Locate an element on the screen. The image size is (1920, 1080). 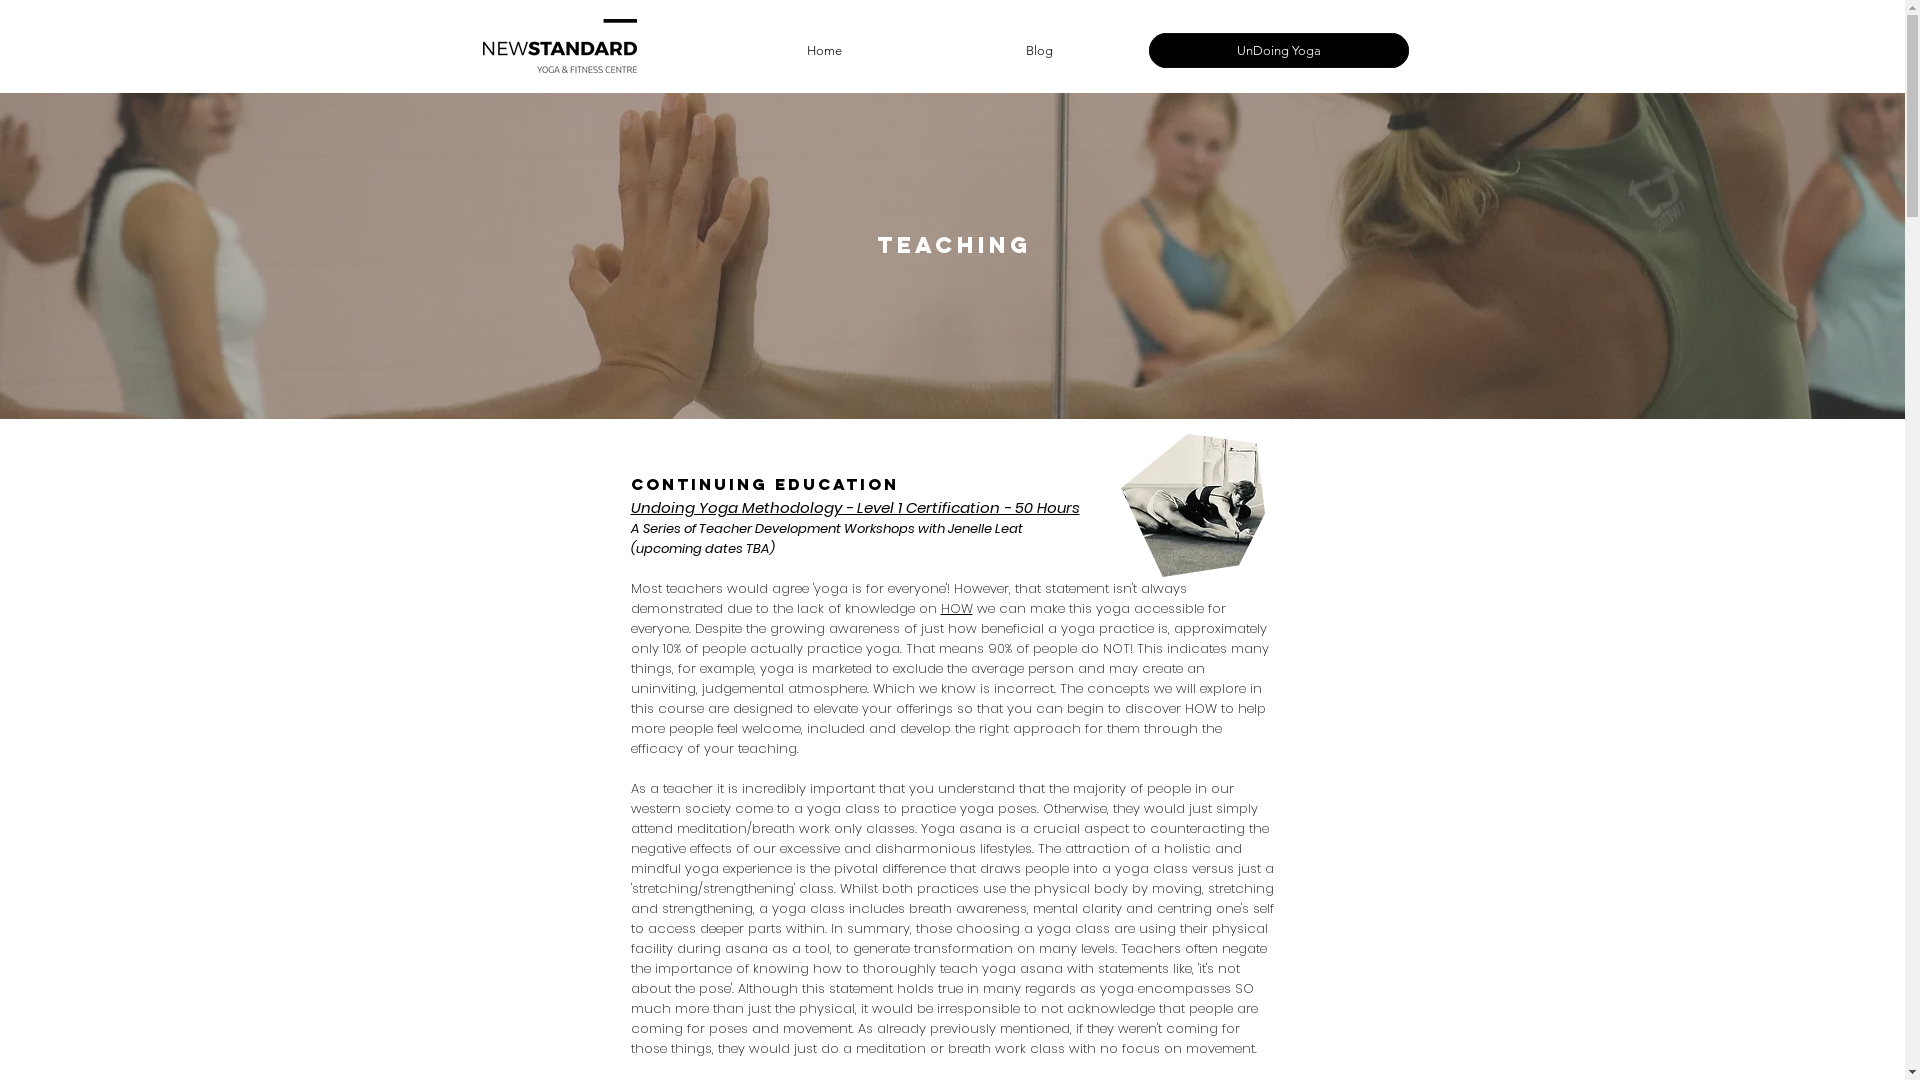
'Home' is located at coordinates (718, 49).